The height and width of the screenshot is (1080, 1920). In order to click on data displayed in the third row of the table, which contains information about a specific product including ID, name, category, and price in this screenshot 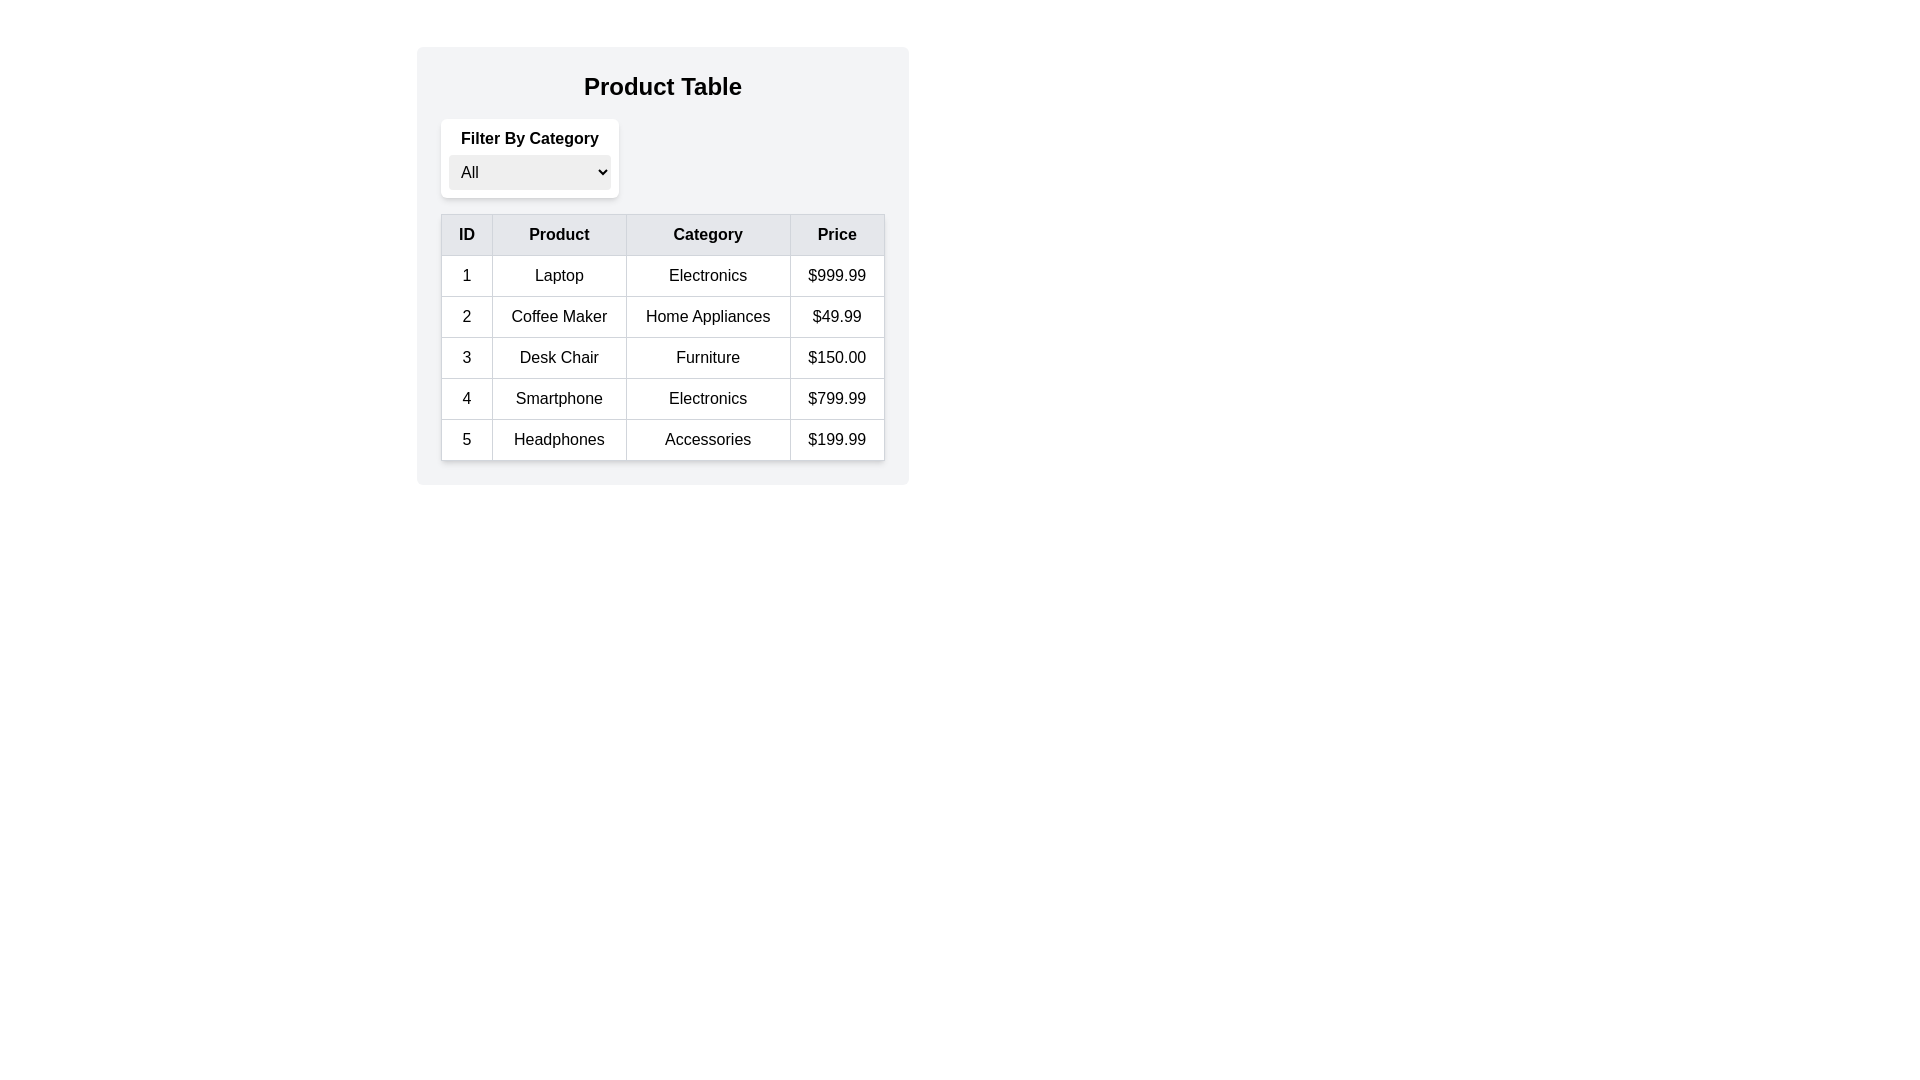, I will do `click(662, 357)`.